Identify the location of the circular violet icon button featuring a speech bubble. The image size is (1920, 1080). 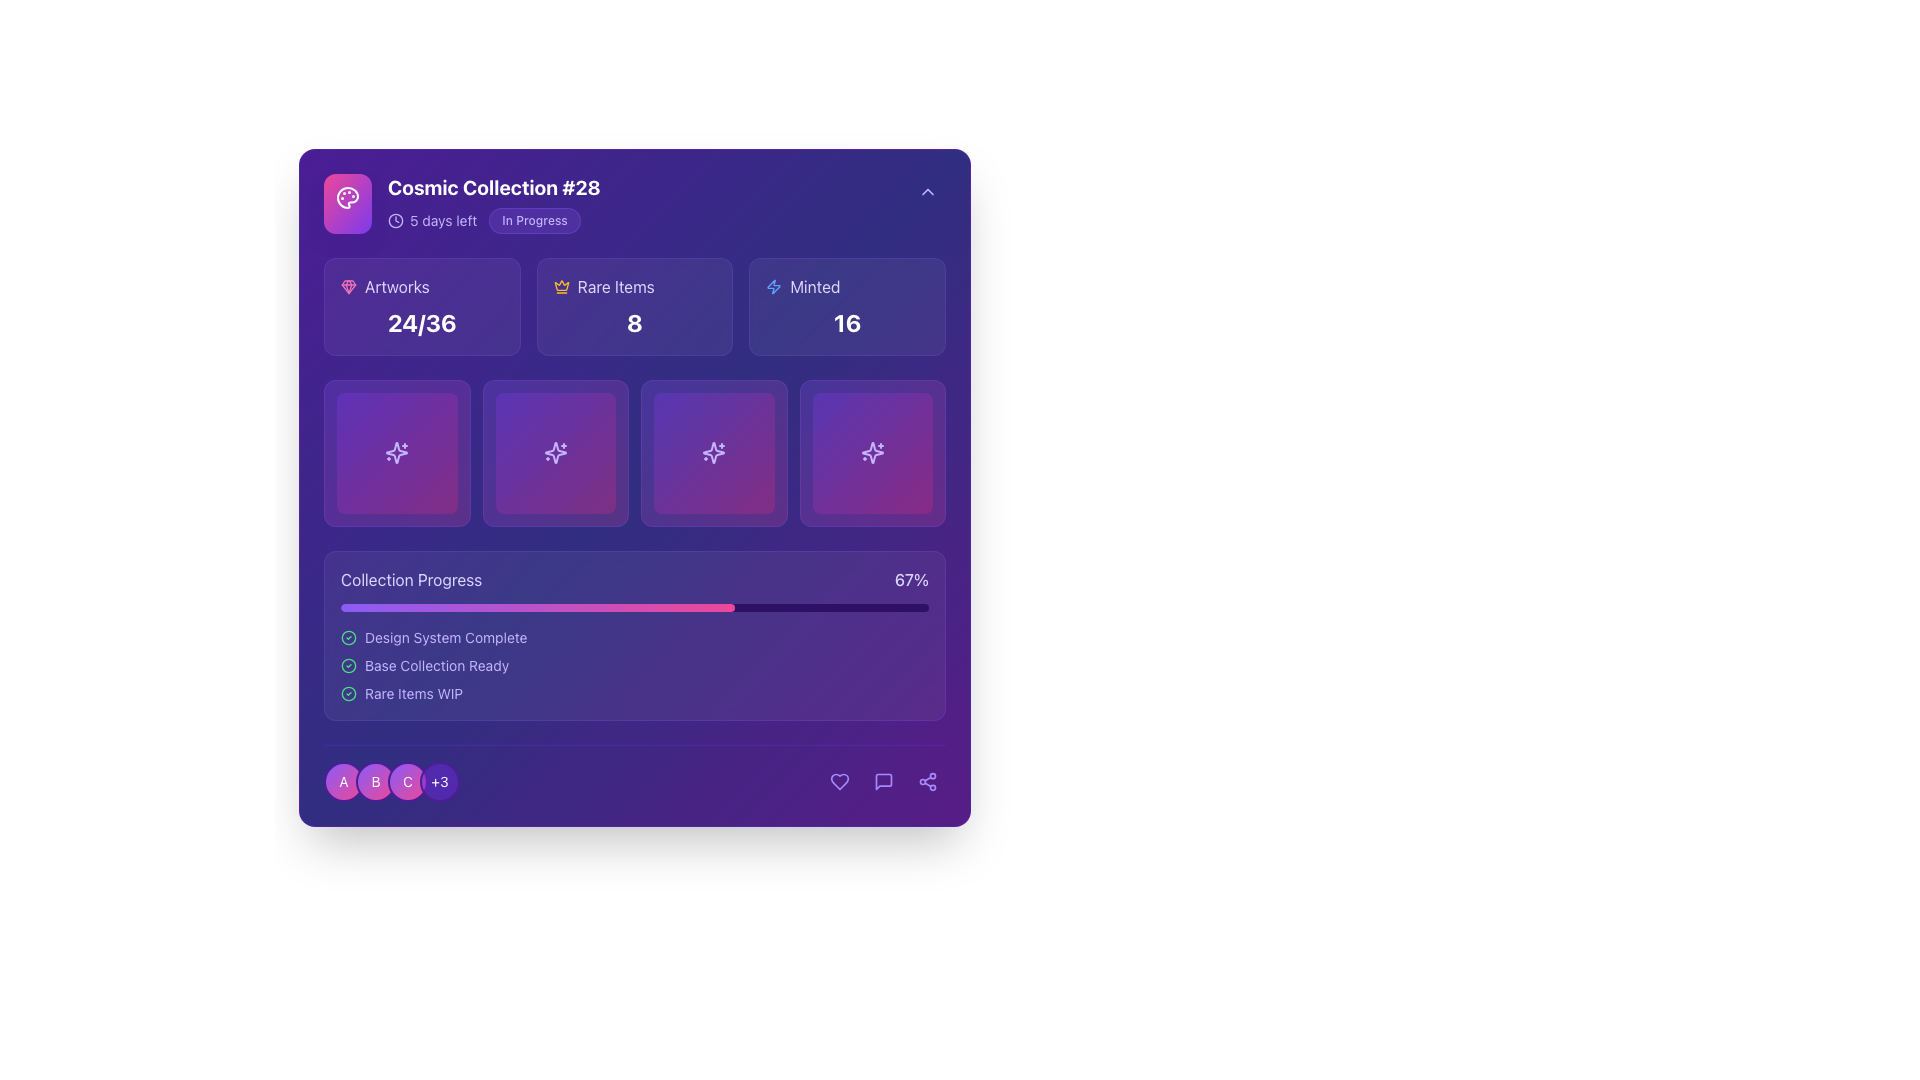
(882, 780).